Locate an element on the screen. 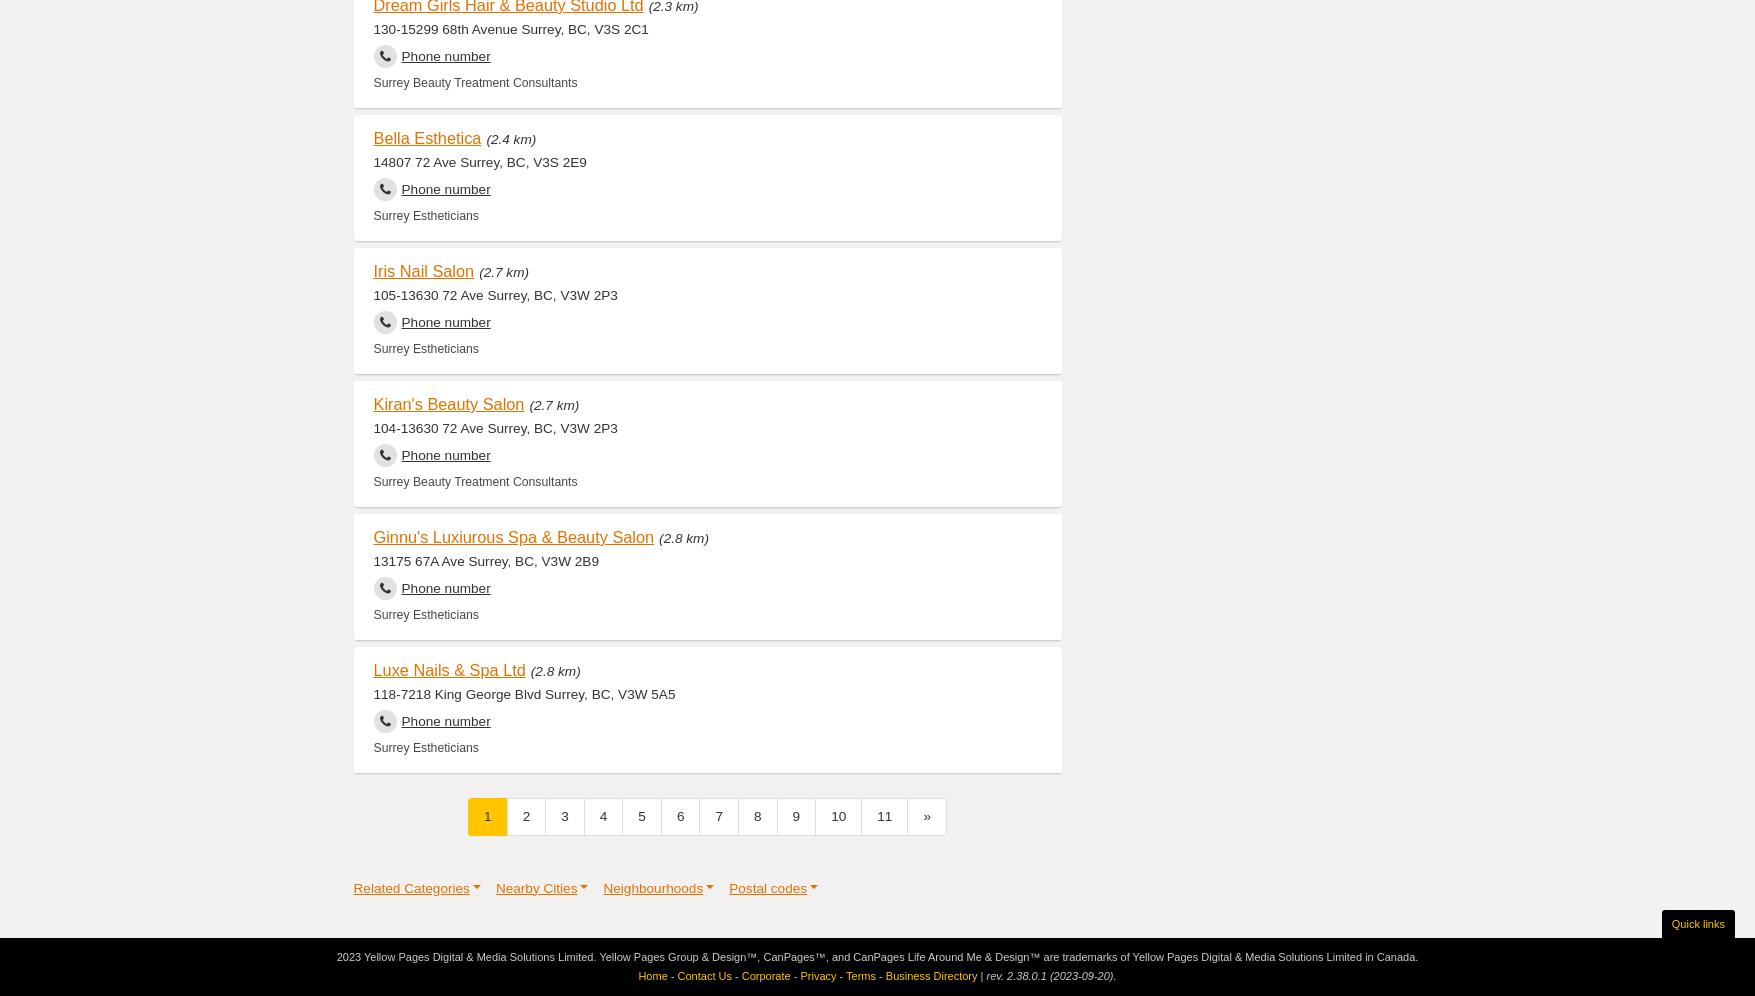 The image size is (1755, 996). 'Neighbourhoods' is located at coordinates (653, 886).